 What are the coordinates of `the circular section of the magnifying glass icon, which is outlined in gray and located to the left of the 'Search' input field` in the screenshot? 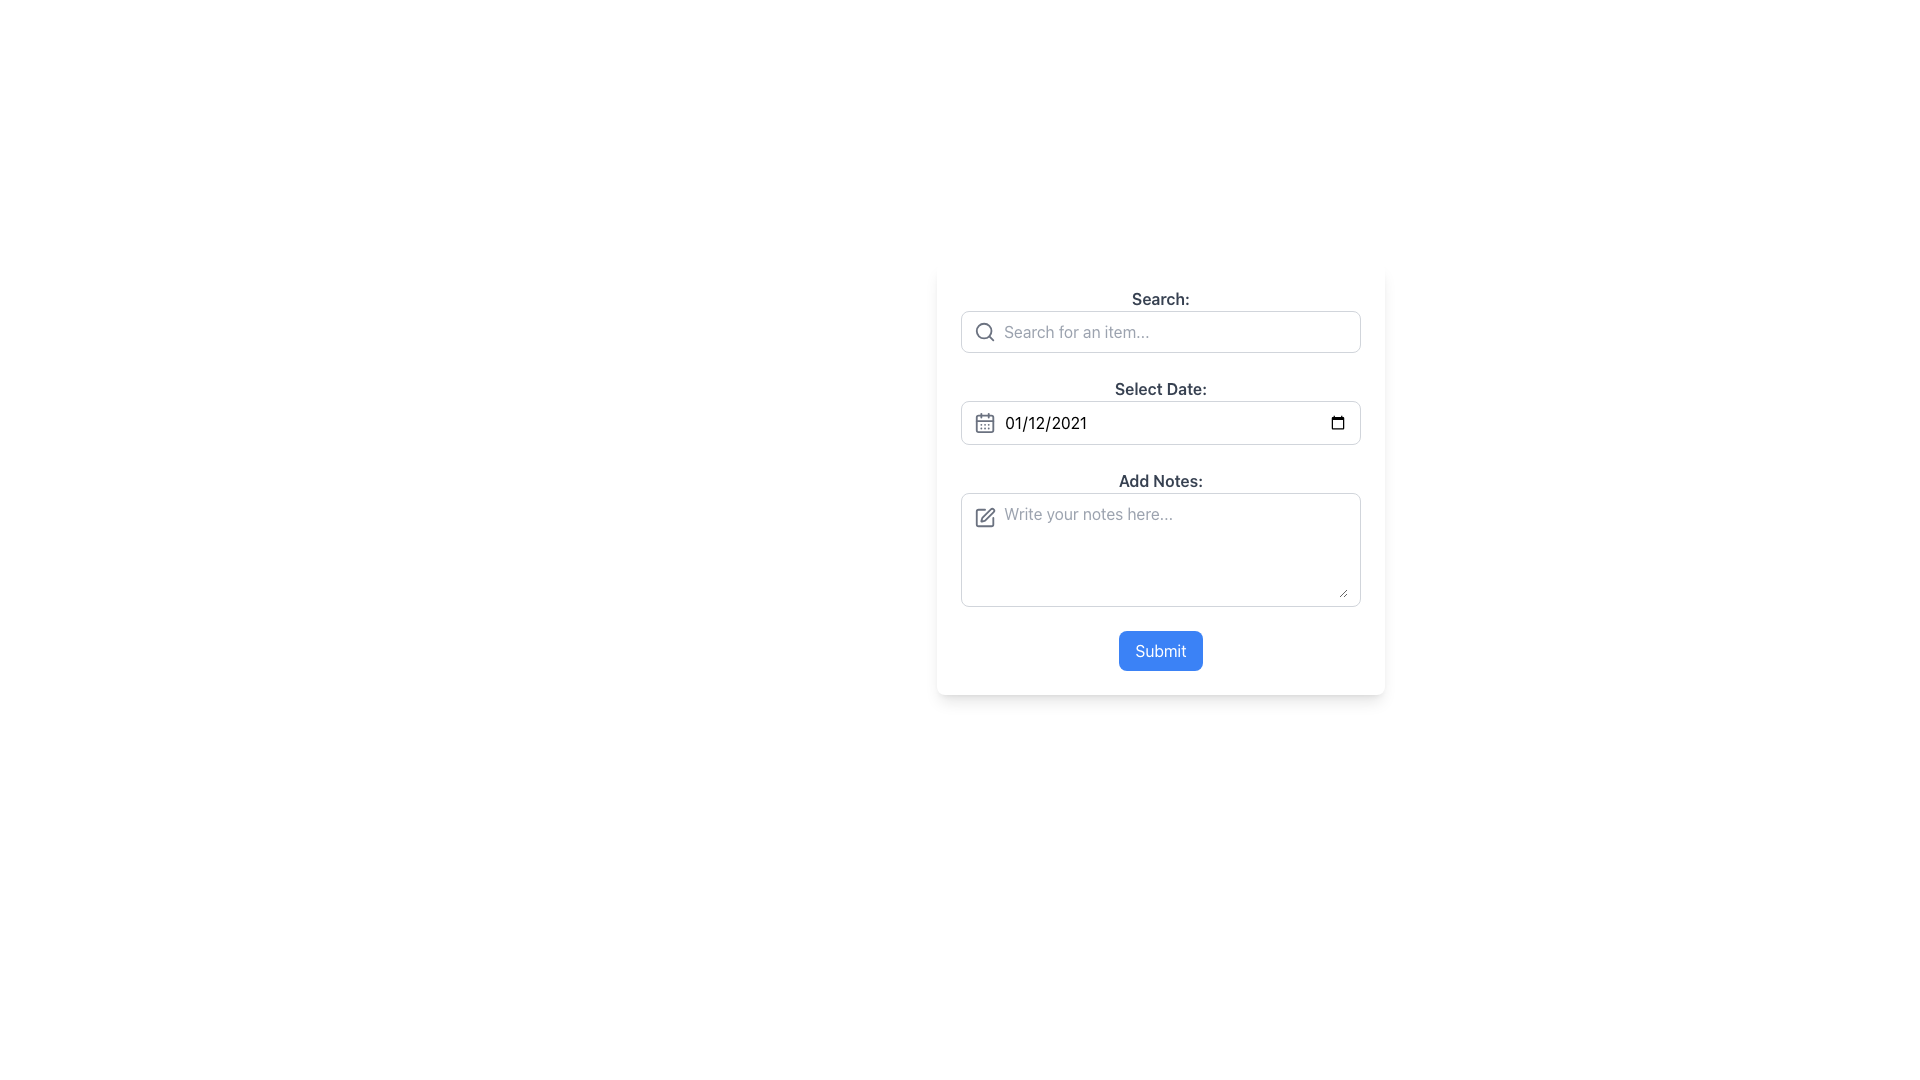 It's located at (984, 330).